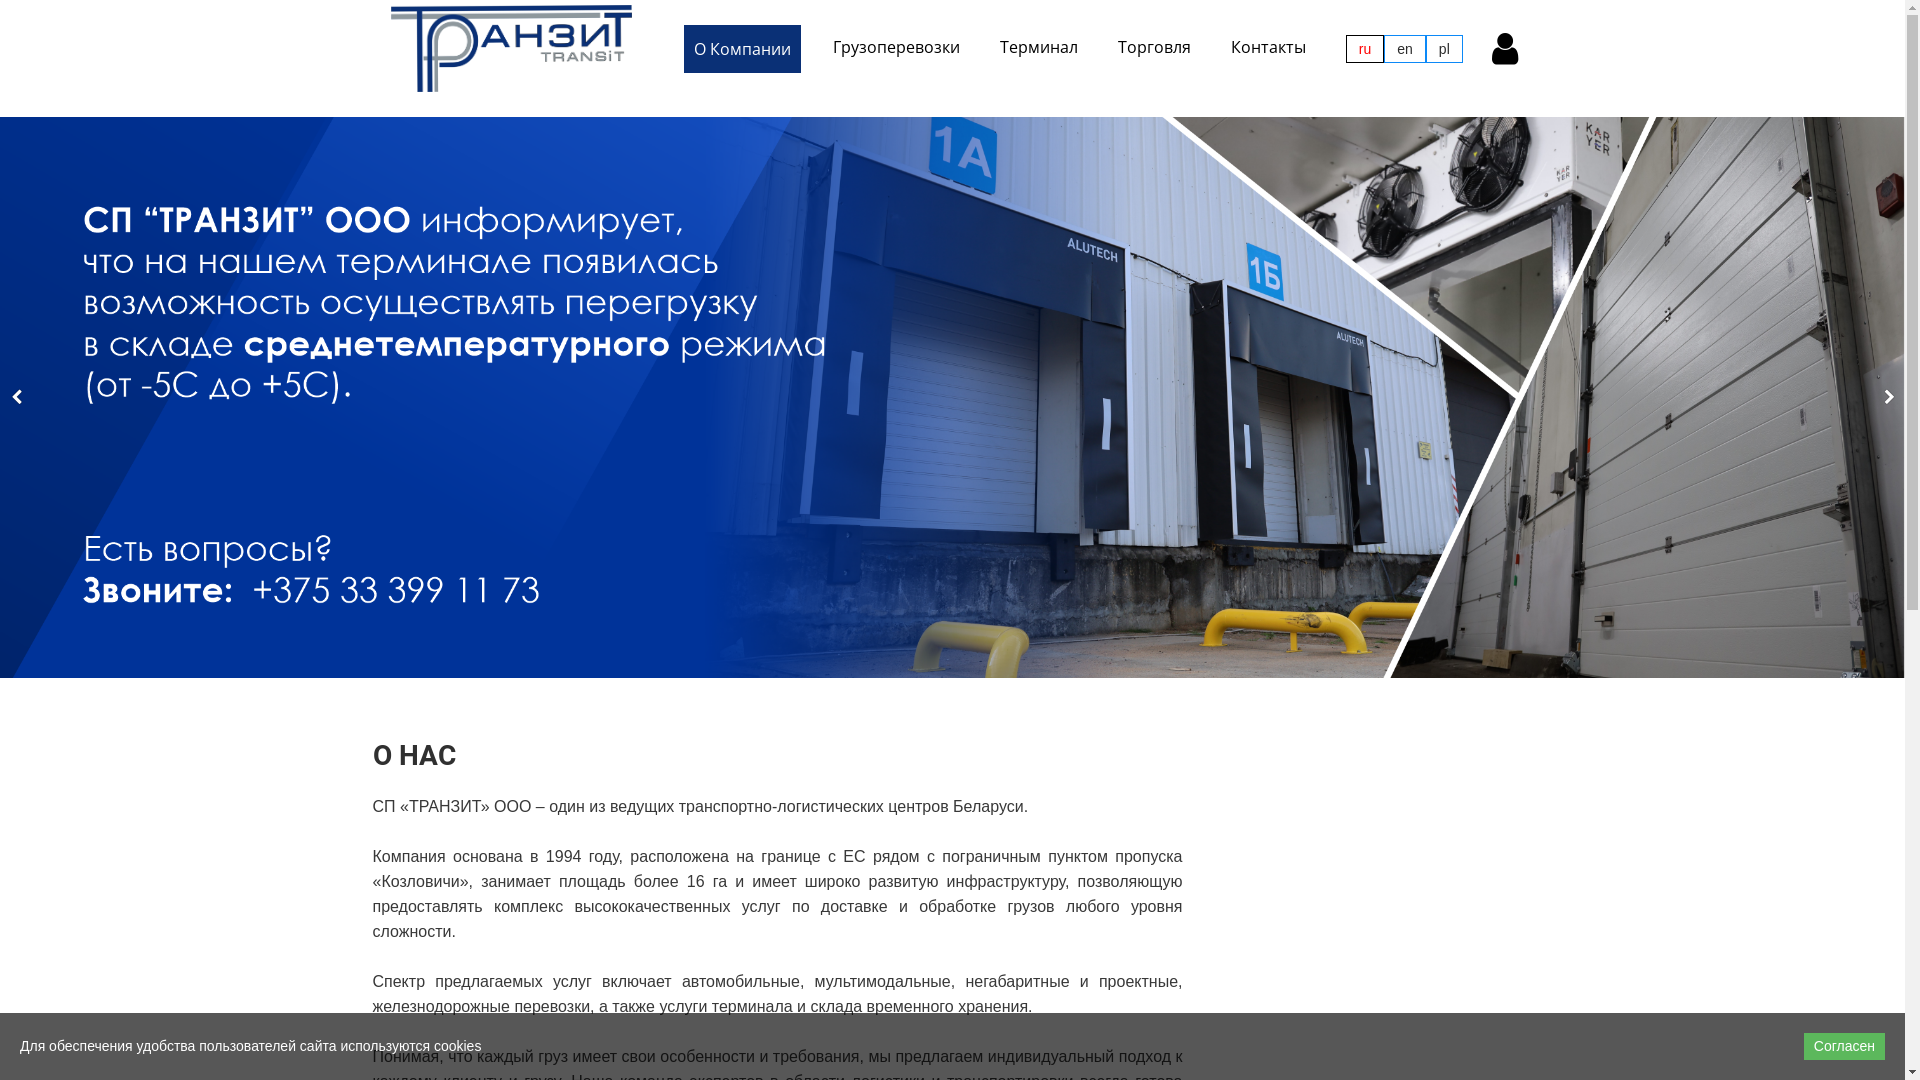 This screenshot has height=1080, width=1920. Describe the element at coordinates (1424, 48) in the screenshot. I see `'pl'` at that location.